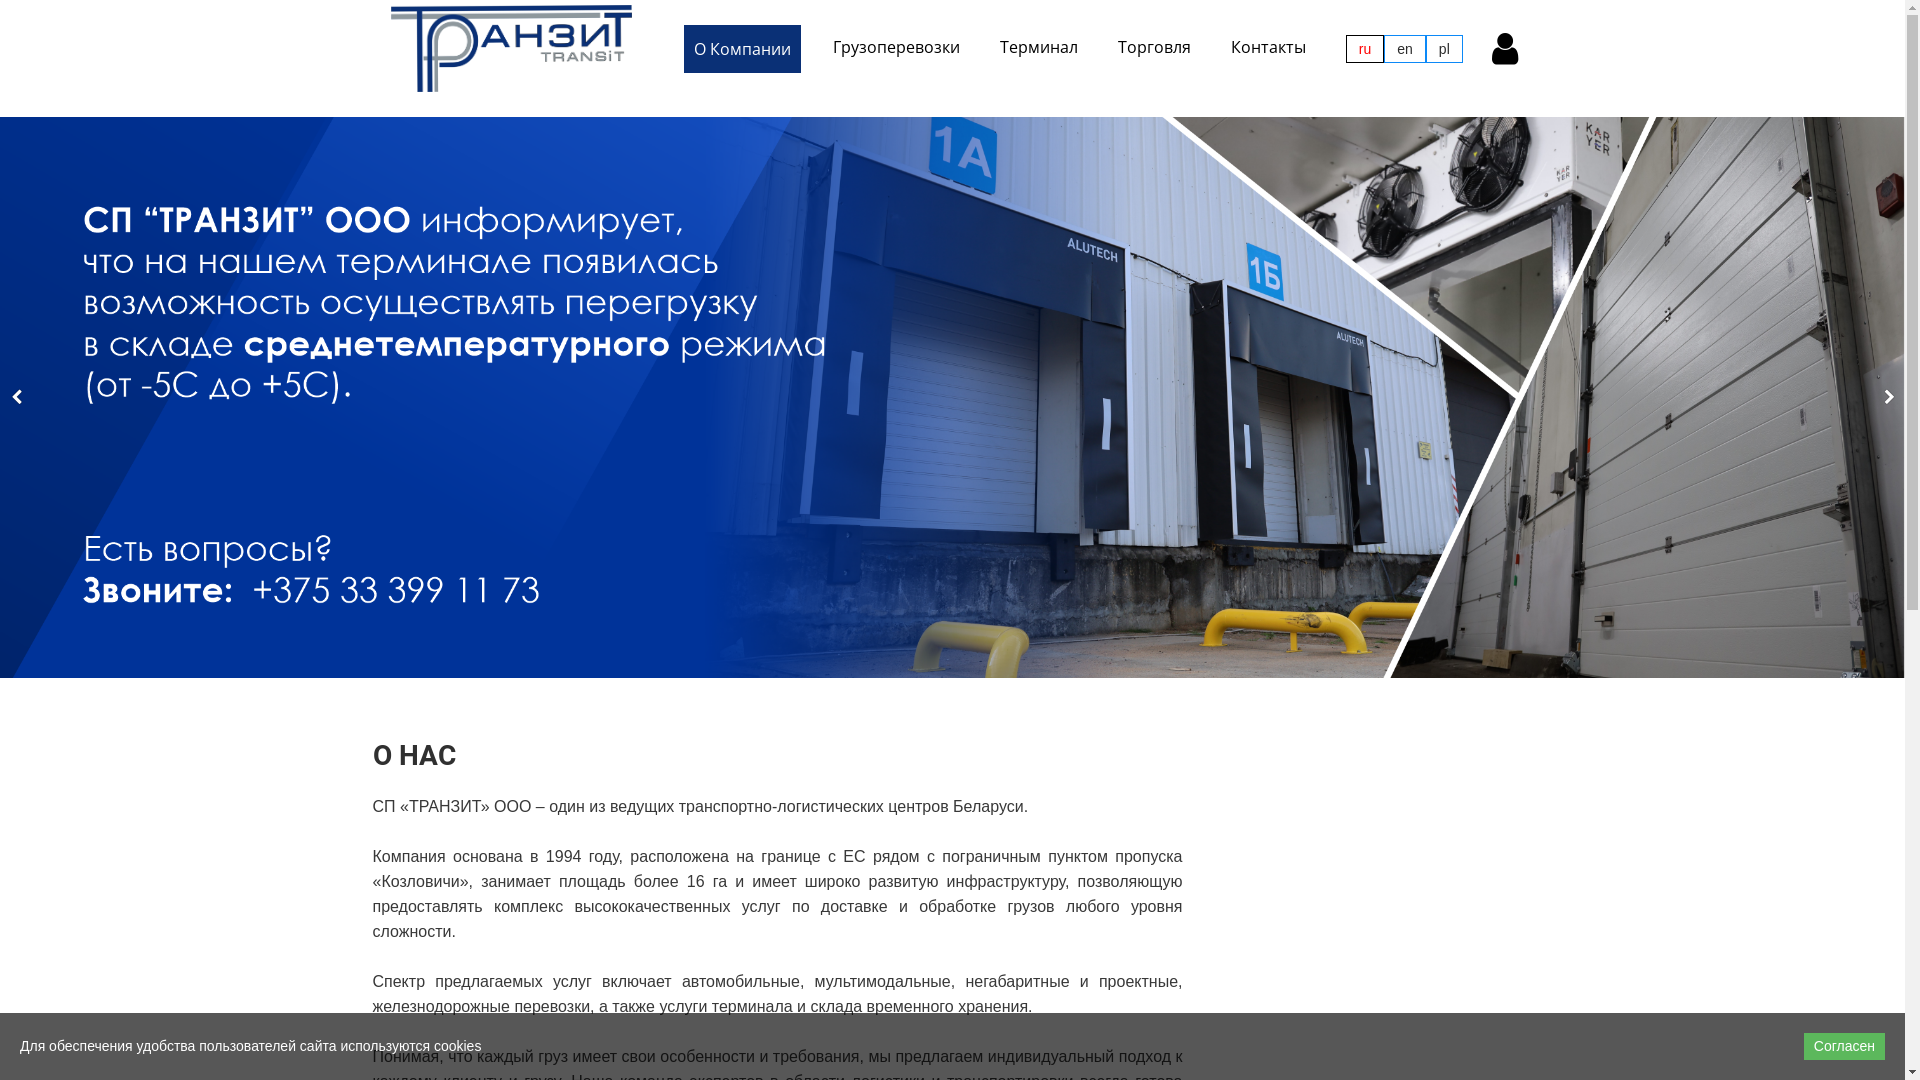 This screenshot has height=1080, width=1920. Describe the element at coordinates (1424, 48) in the screenshot. I see `'pl'` at that location.